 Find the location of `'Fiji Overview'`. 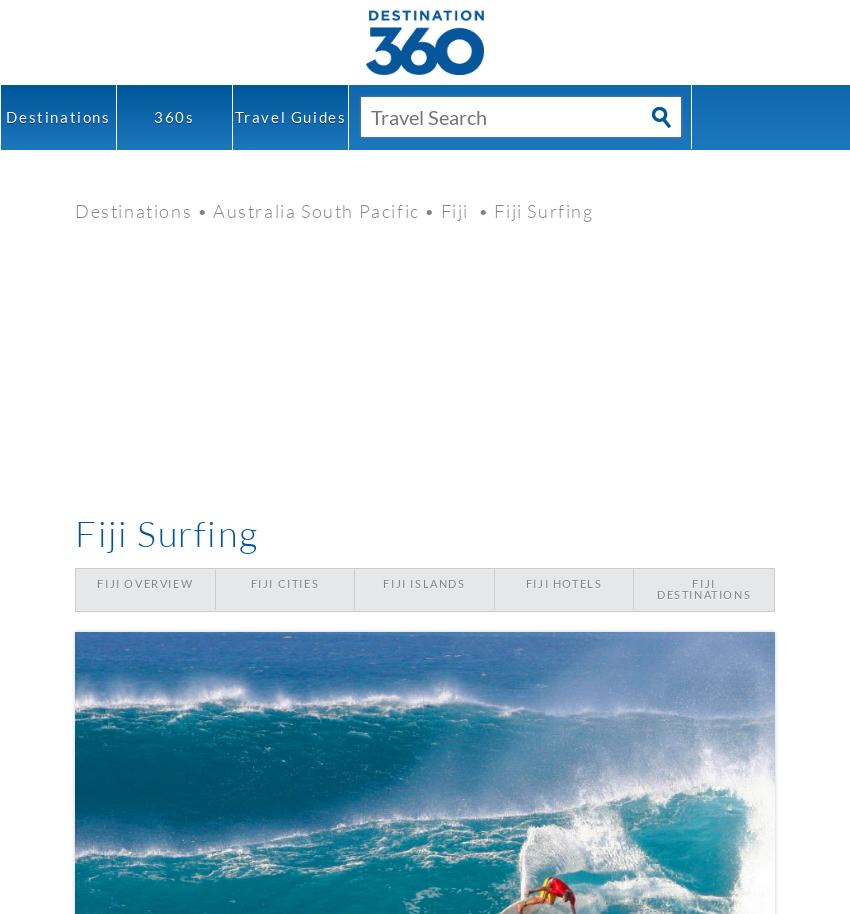

'Fiji Overview' is located at coordinates (95, 583).